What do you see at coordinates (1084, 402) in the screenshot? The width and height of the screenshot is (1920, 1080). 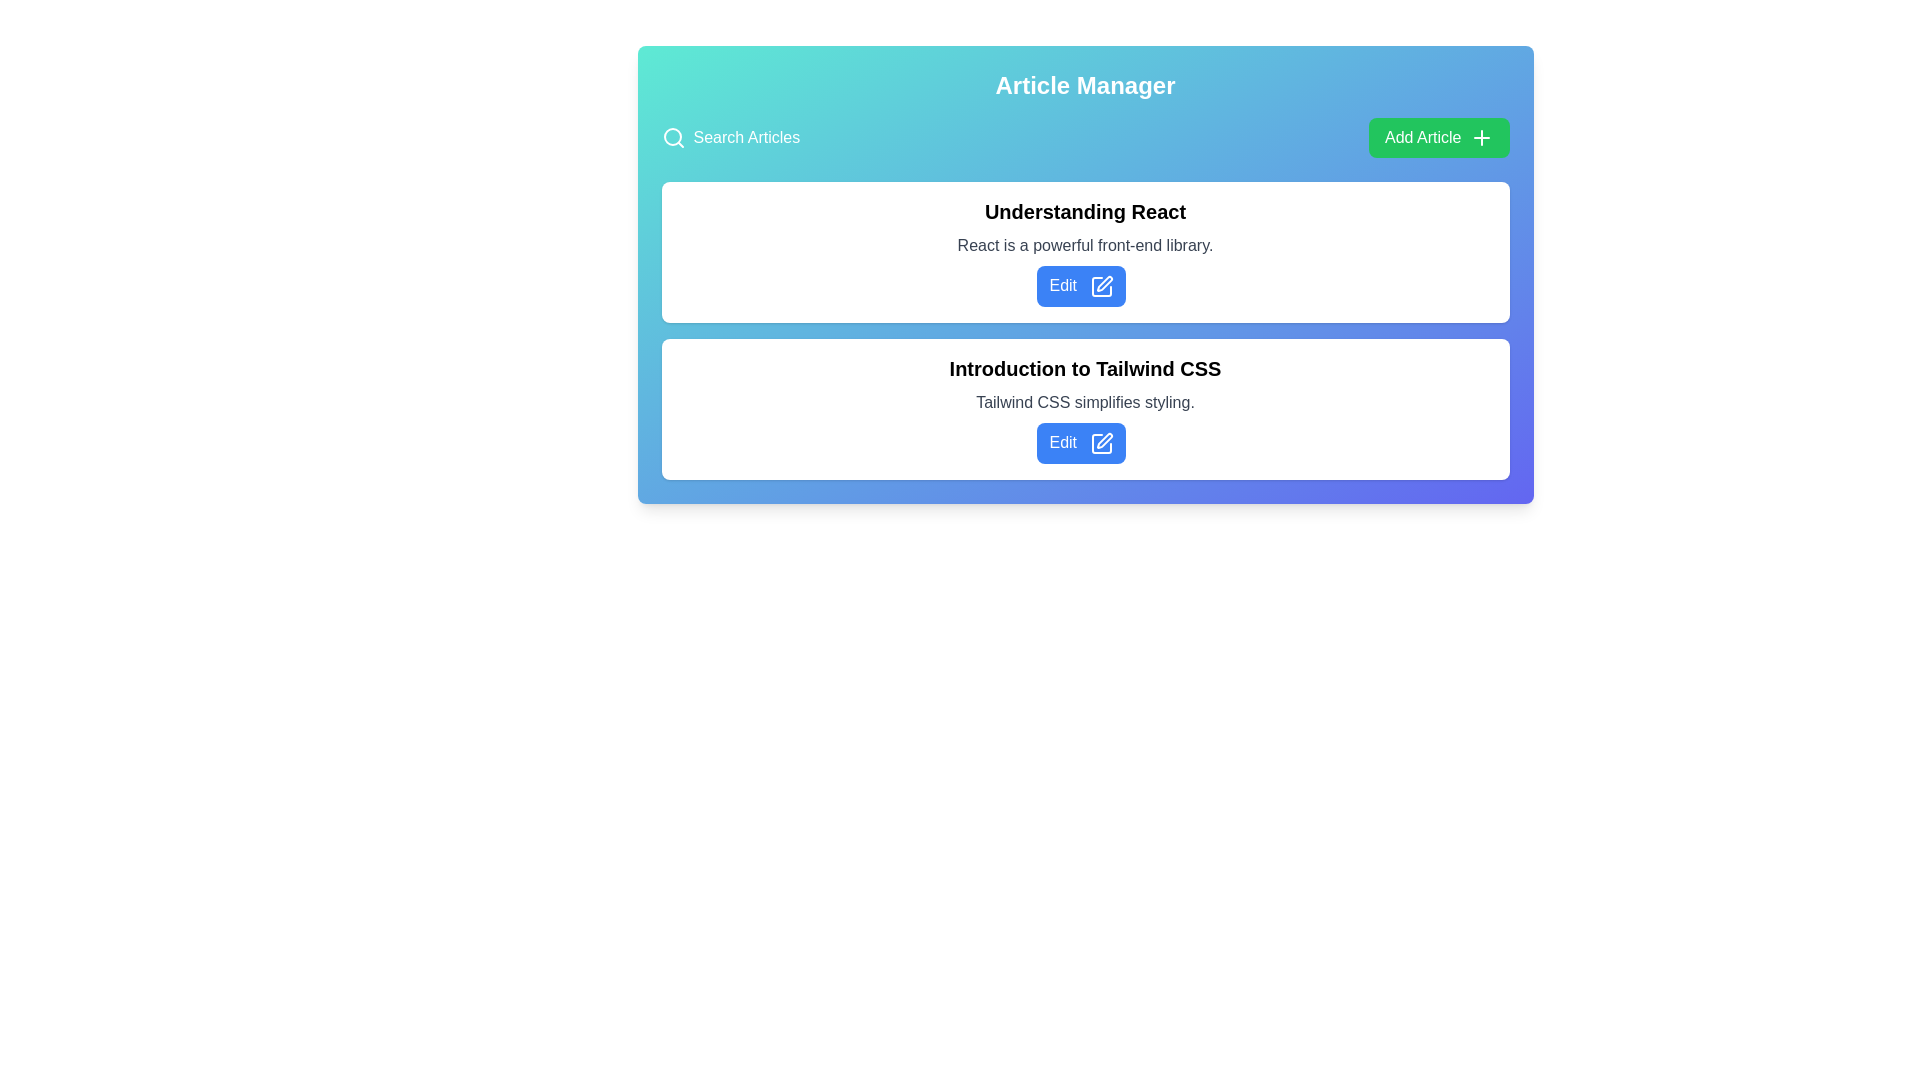 I see `the text element stating 'Tailwind CSS simplifies styling.' which is positioned below the title 'Introduction to Tailwind CSS' and above the 'Edit' button` at bounding box center [1084, 402].